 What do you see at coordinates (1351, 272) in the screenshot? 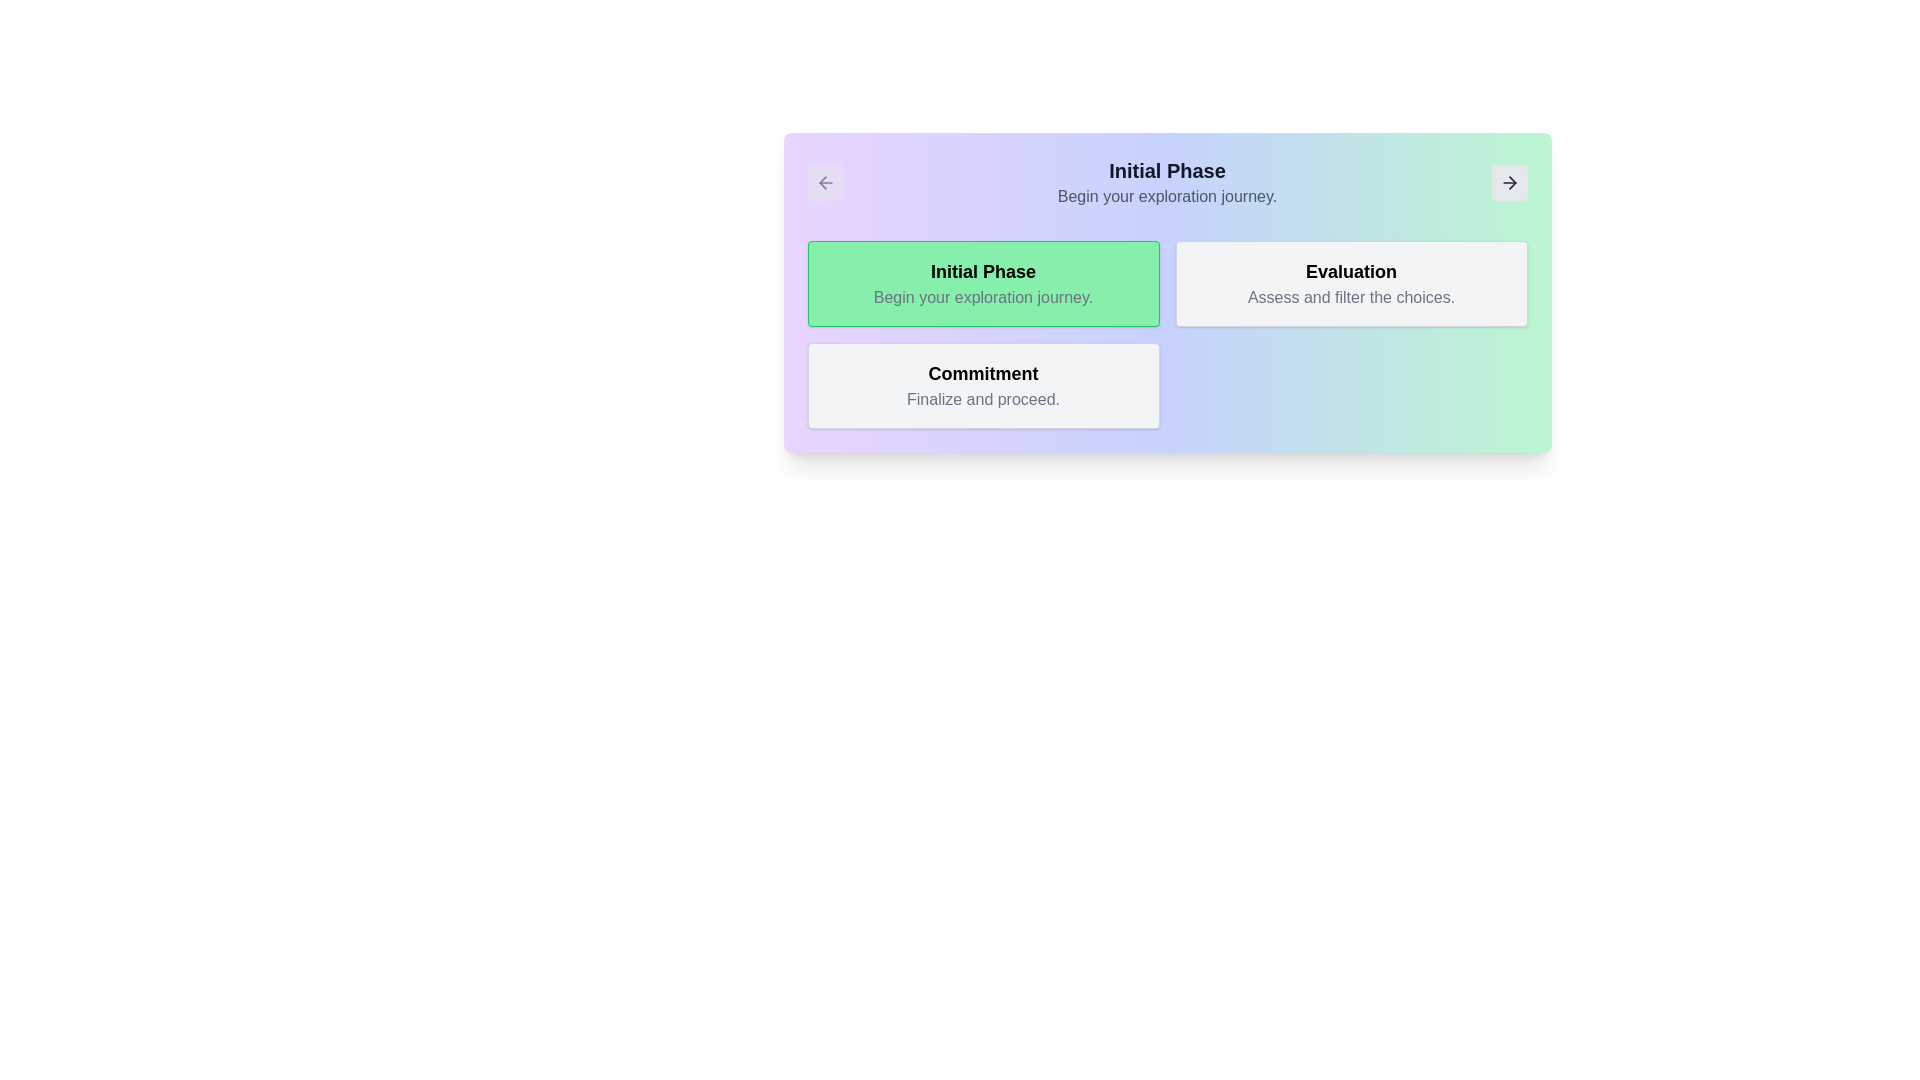
I see `the text label that serves as the title or header for its section, located in the top-center of a light gray box, positioned second from the left among three sections` at bounding box center [1351, 272].